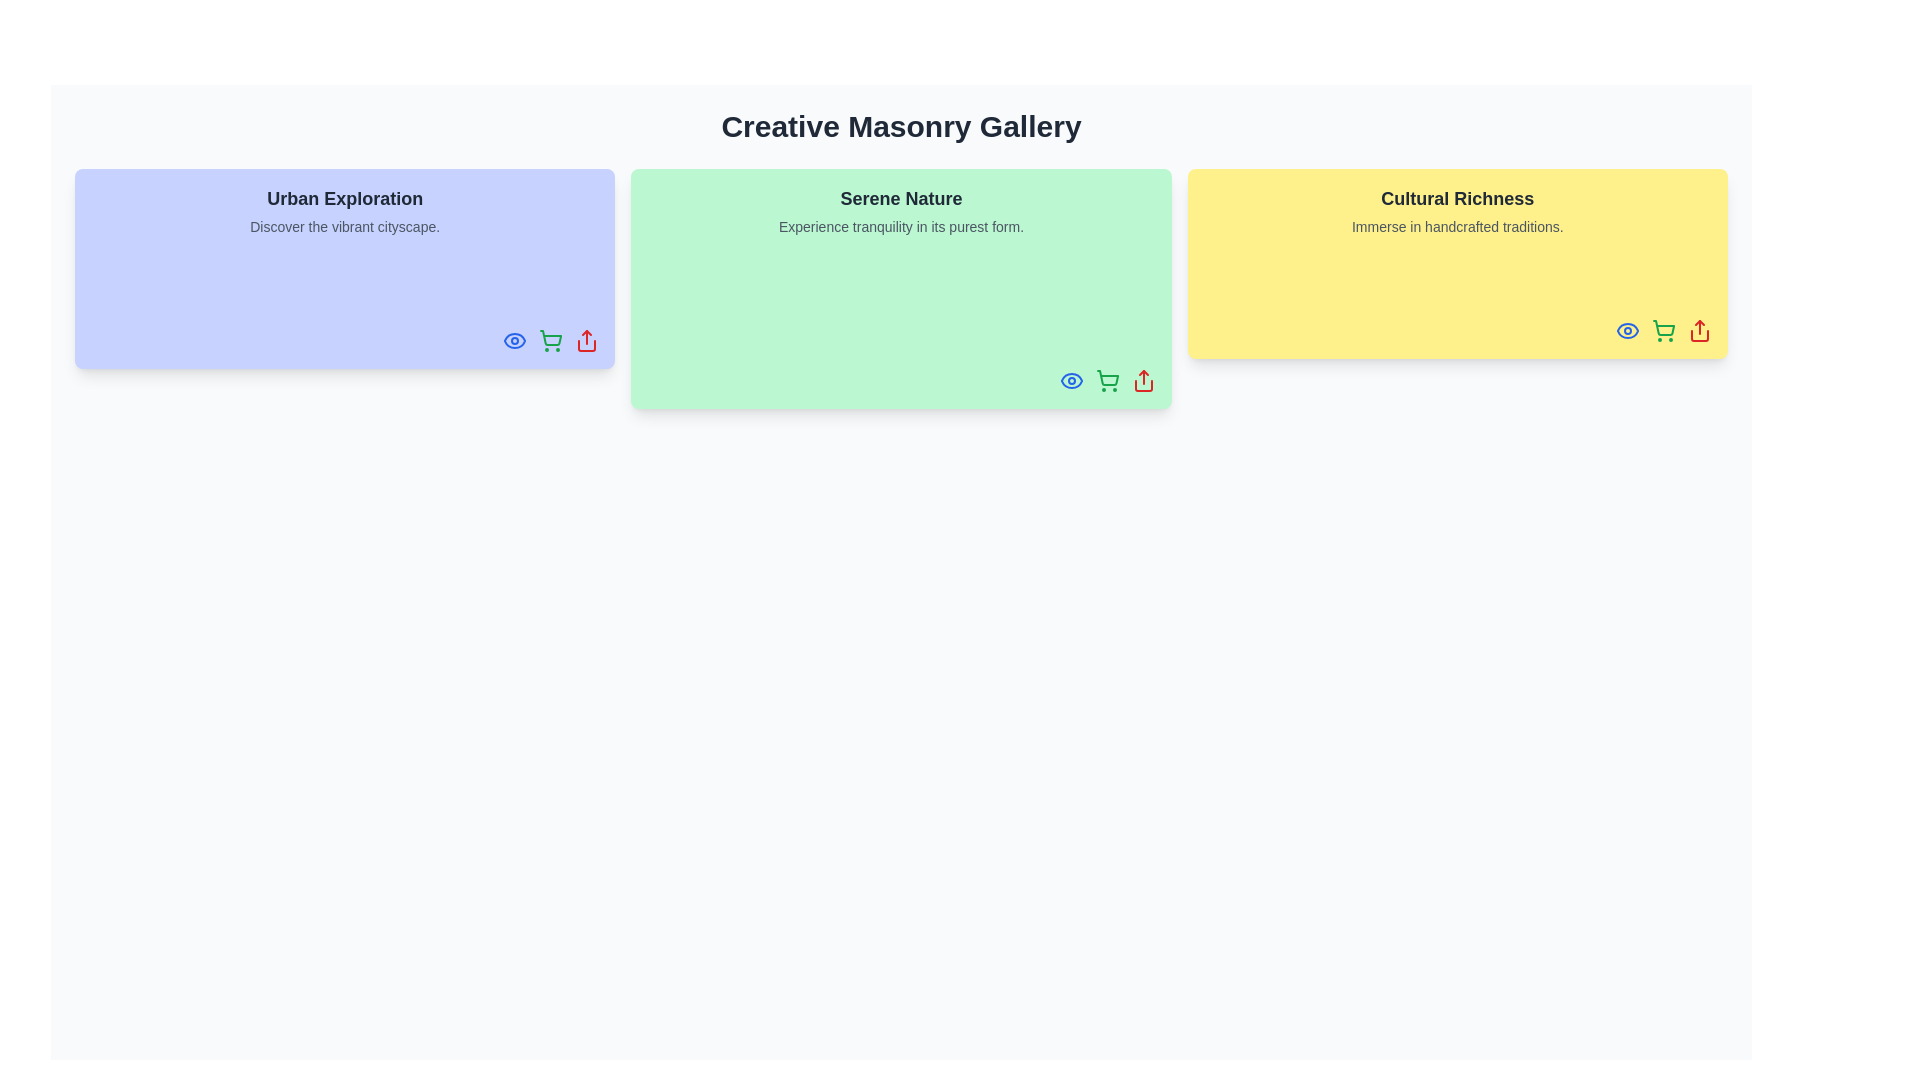 The width and height of the screenshot is (1920, 1080). What do you see at coordinates (1070, 381) in the screenshot?
I see `outer contour of the eye-shaped icon located at the bottom-right corner of the 'Serene Nature' card` at bounding box center [1070, 381].